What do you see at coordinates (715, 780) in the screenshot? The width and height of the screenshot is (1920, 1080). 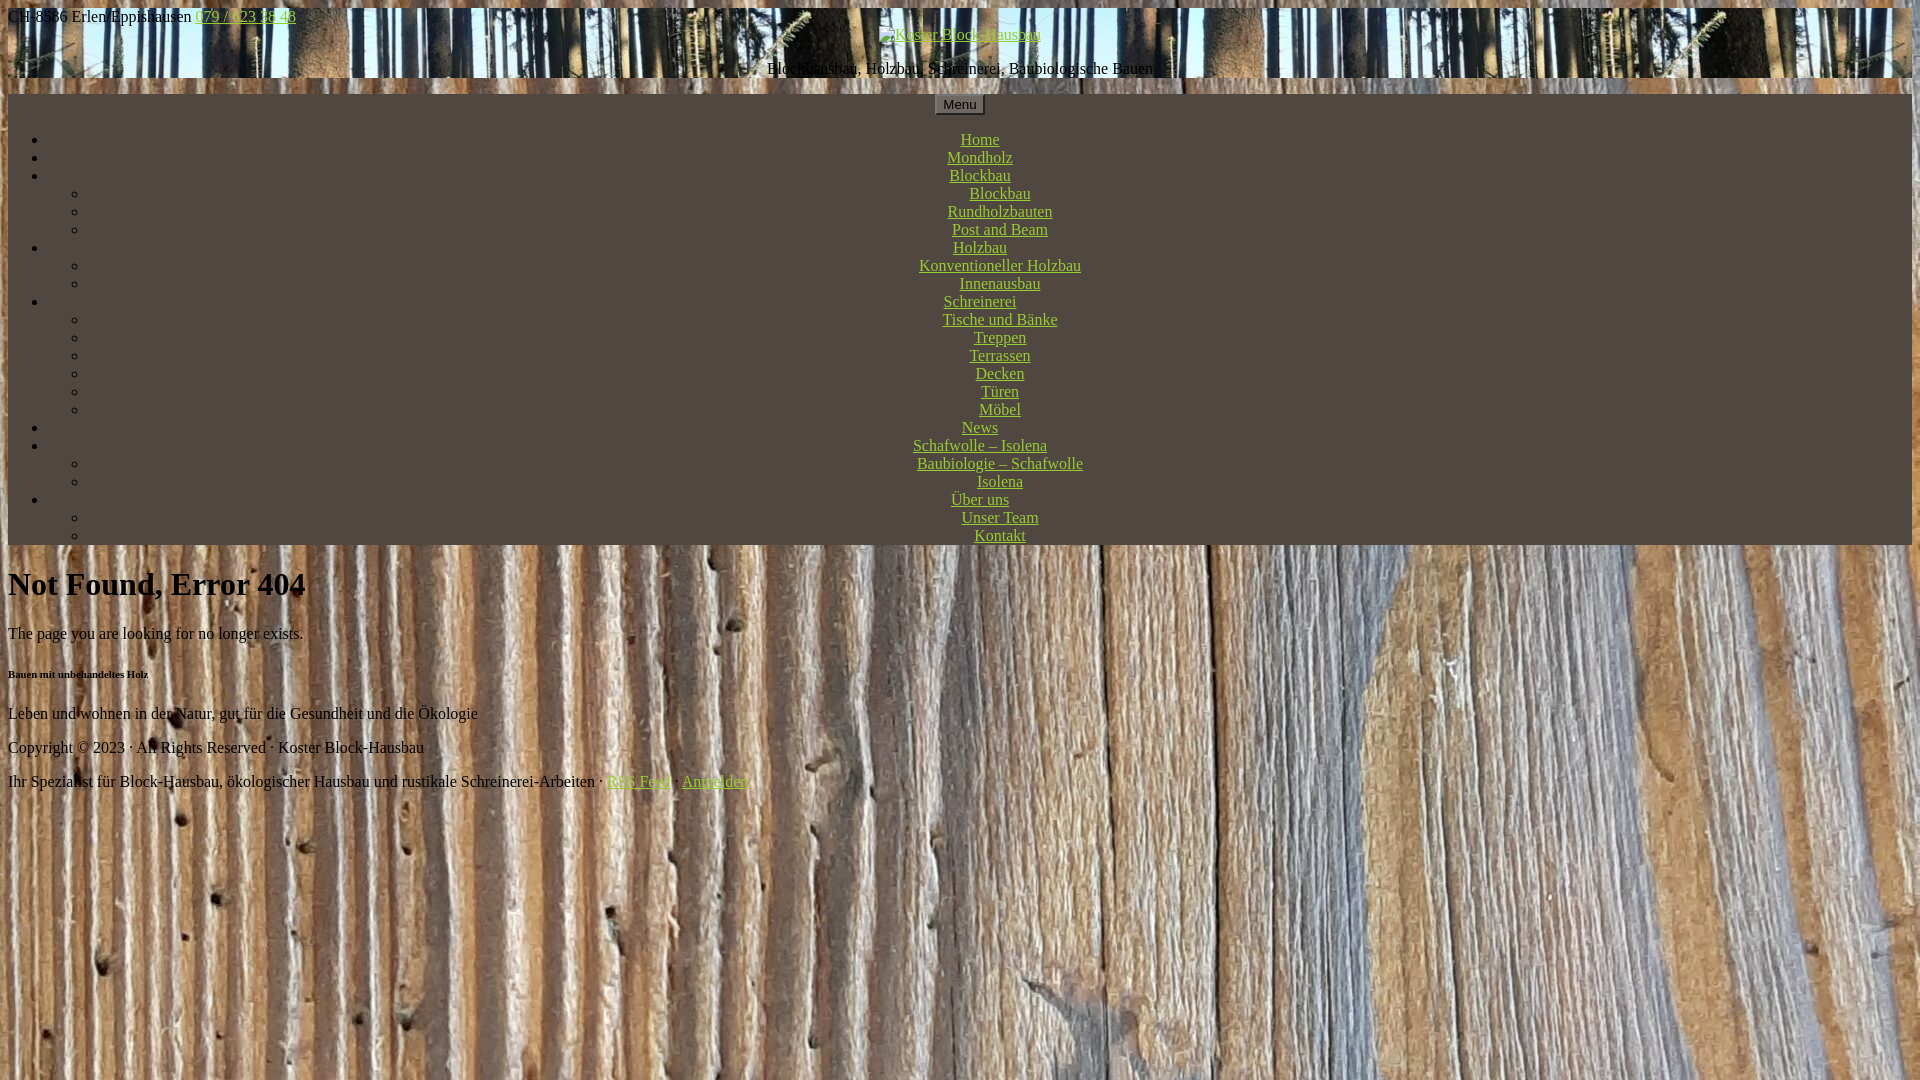 I see `'Anmelden'` at bounding box center [715, 780].